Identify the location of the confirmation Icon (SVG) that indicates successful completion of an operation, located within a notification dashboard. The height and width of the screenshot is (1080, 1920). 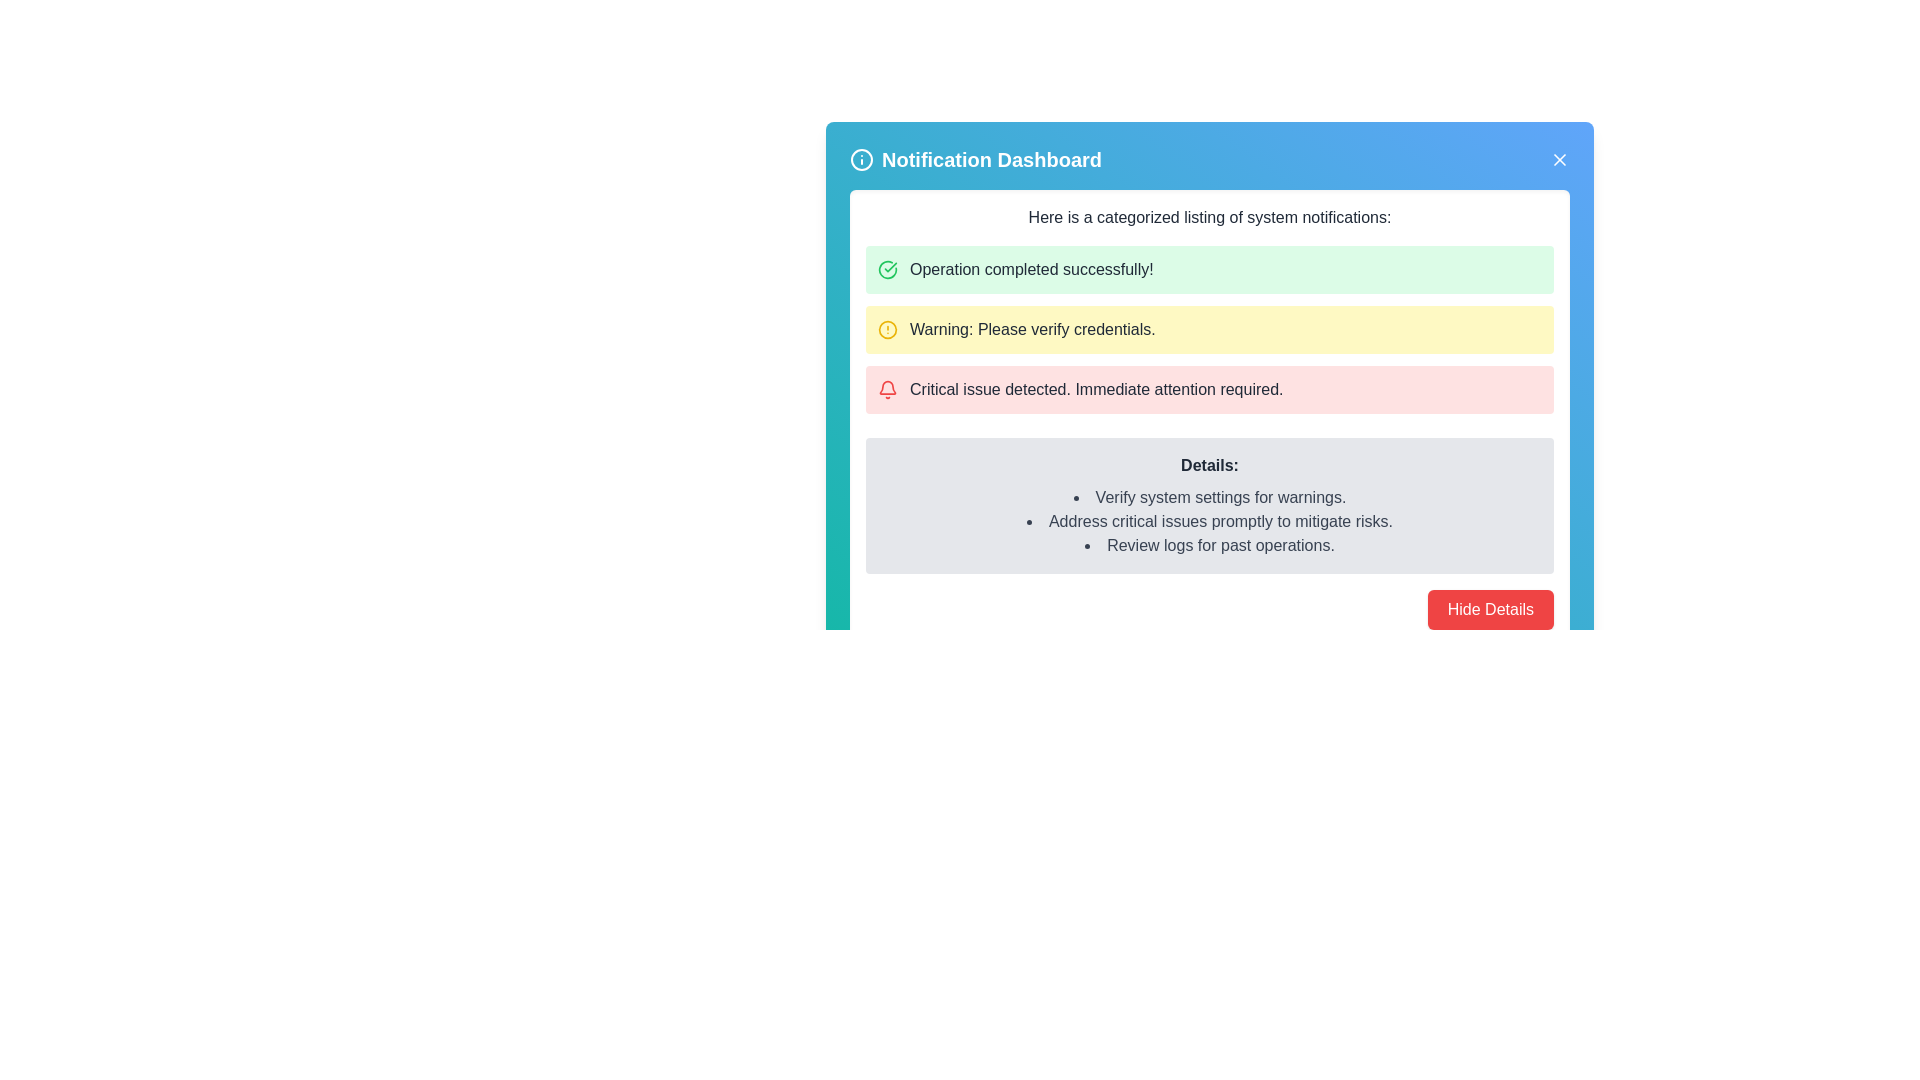
(887, 270).